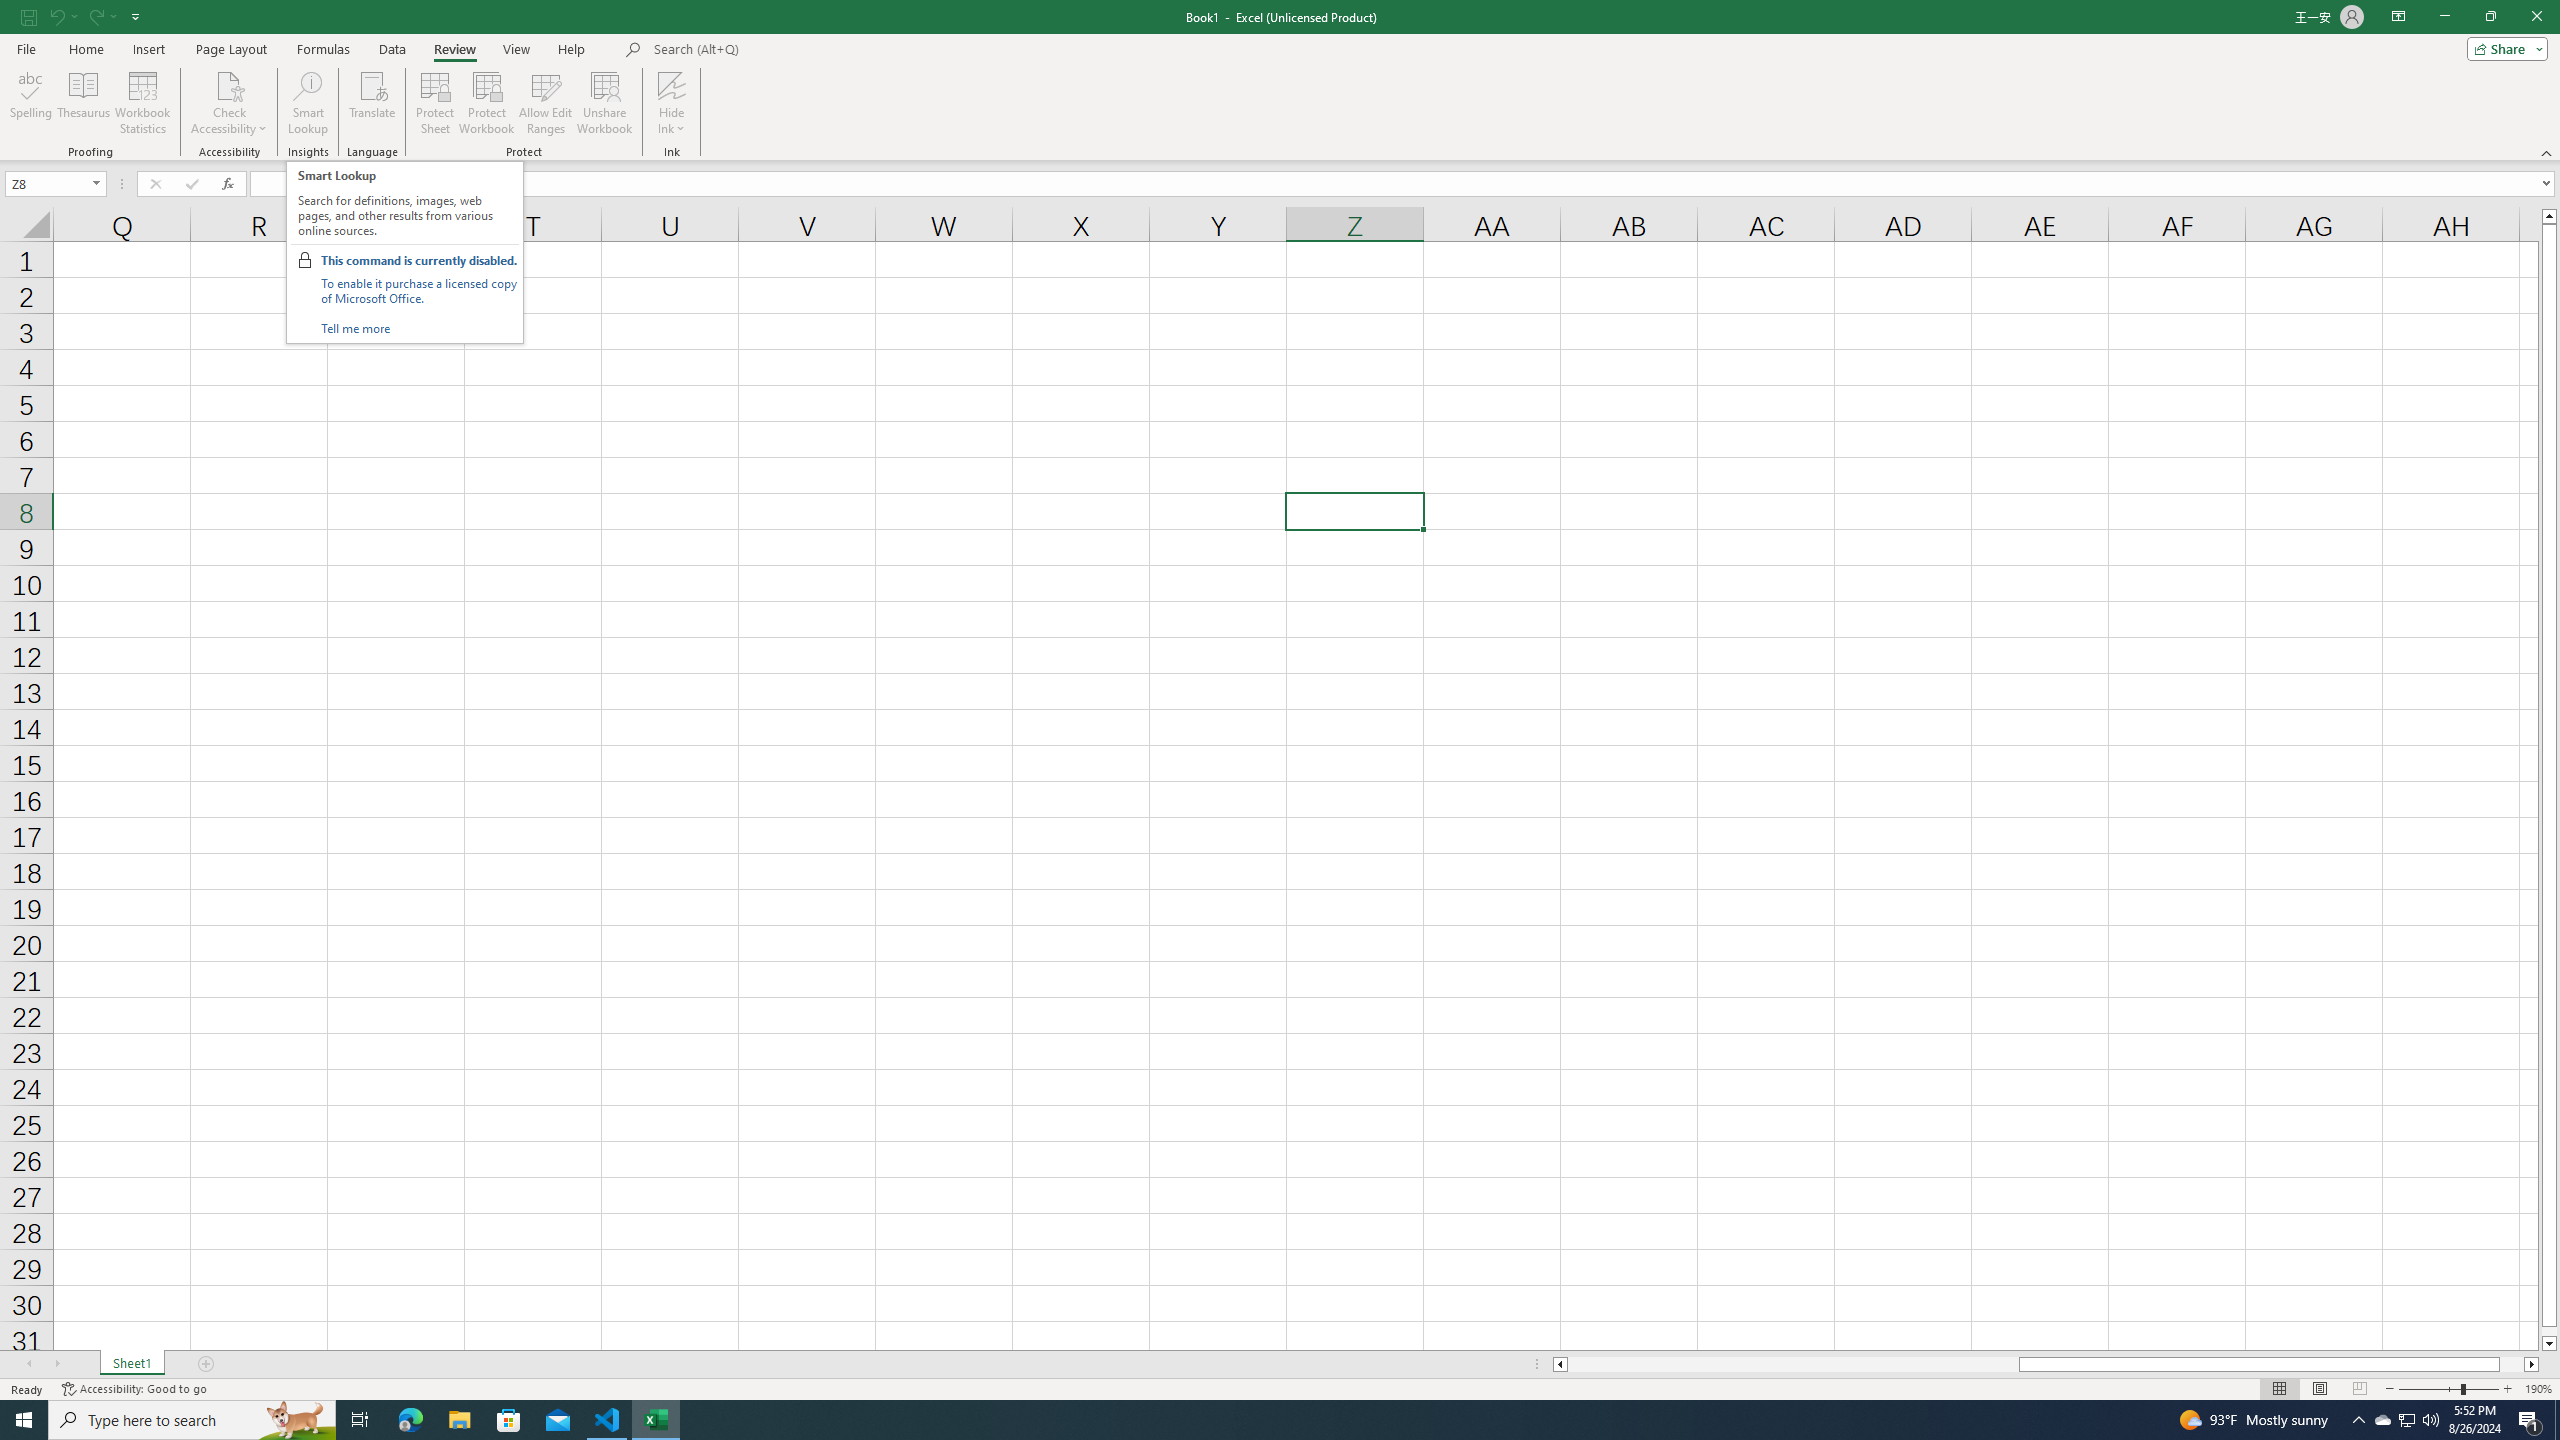 This screenshot has height=1440, width=2560. I want to click on 'Spelling...', so click(29, 103).